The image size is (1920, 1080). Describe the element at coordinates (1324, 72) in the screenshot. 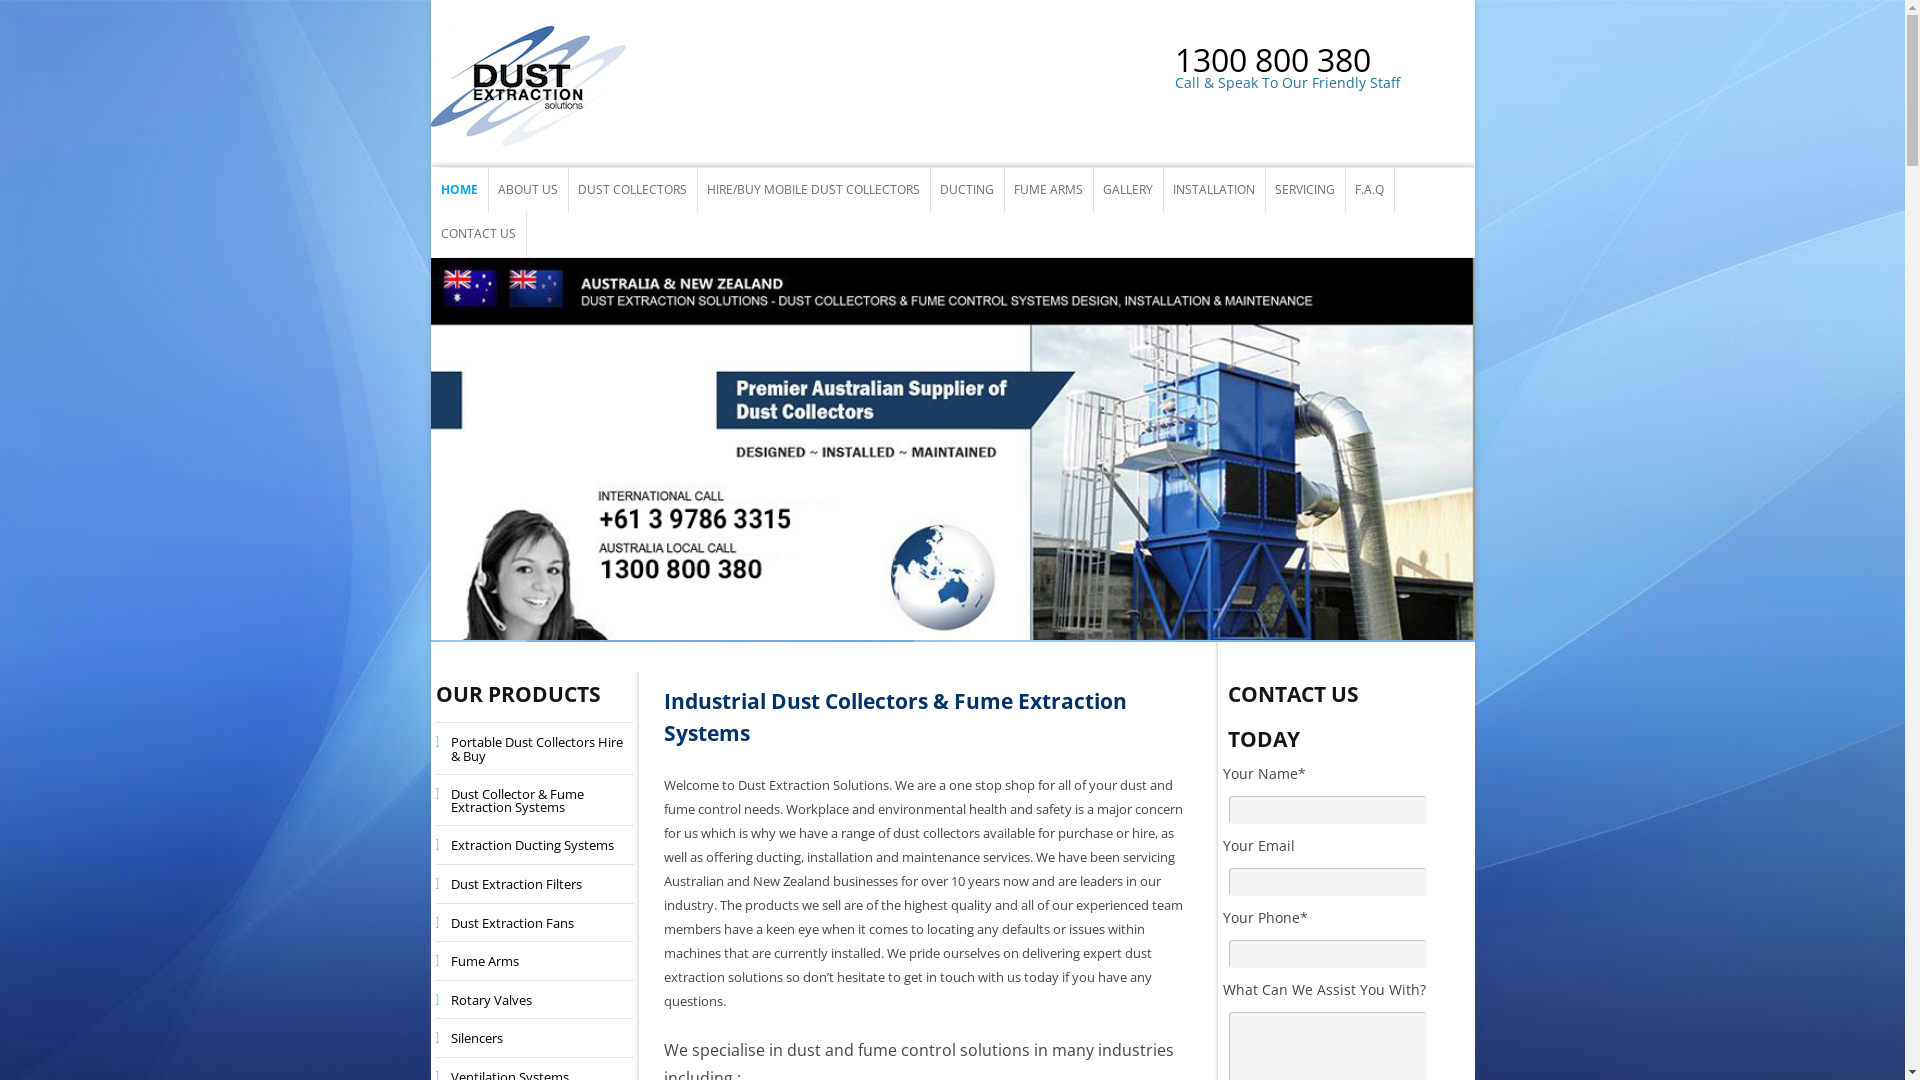

I see `'1300 800 380` at that location.